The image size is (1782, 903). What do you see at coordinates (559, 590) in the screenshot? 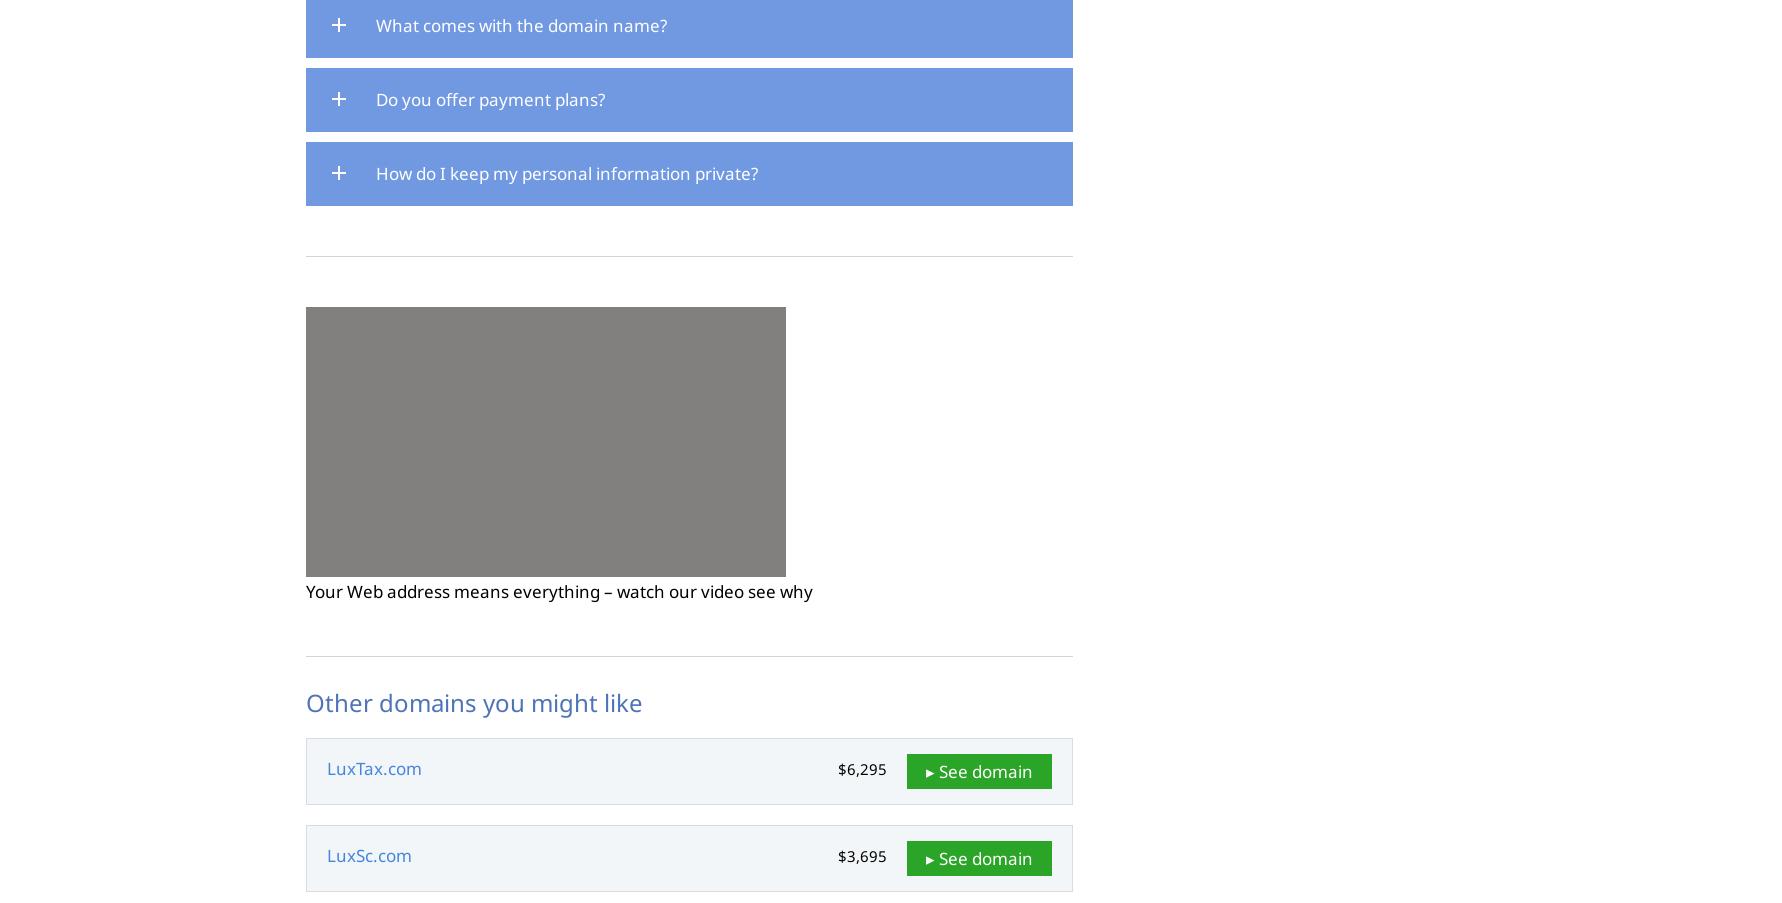
I see `'Your Web address means everything – watch our video see why'` at bounding box center [559, 590].